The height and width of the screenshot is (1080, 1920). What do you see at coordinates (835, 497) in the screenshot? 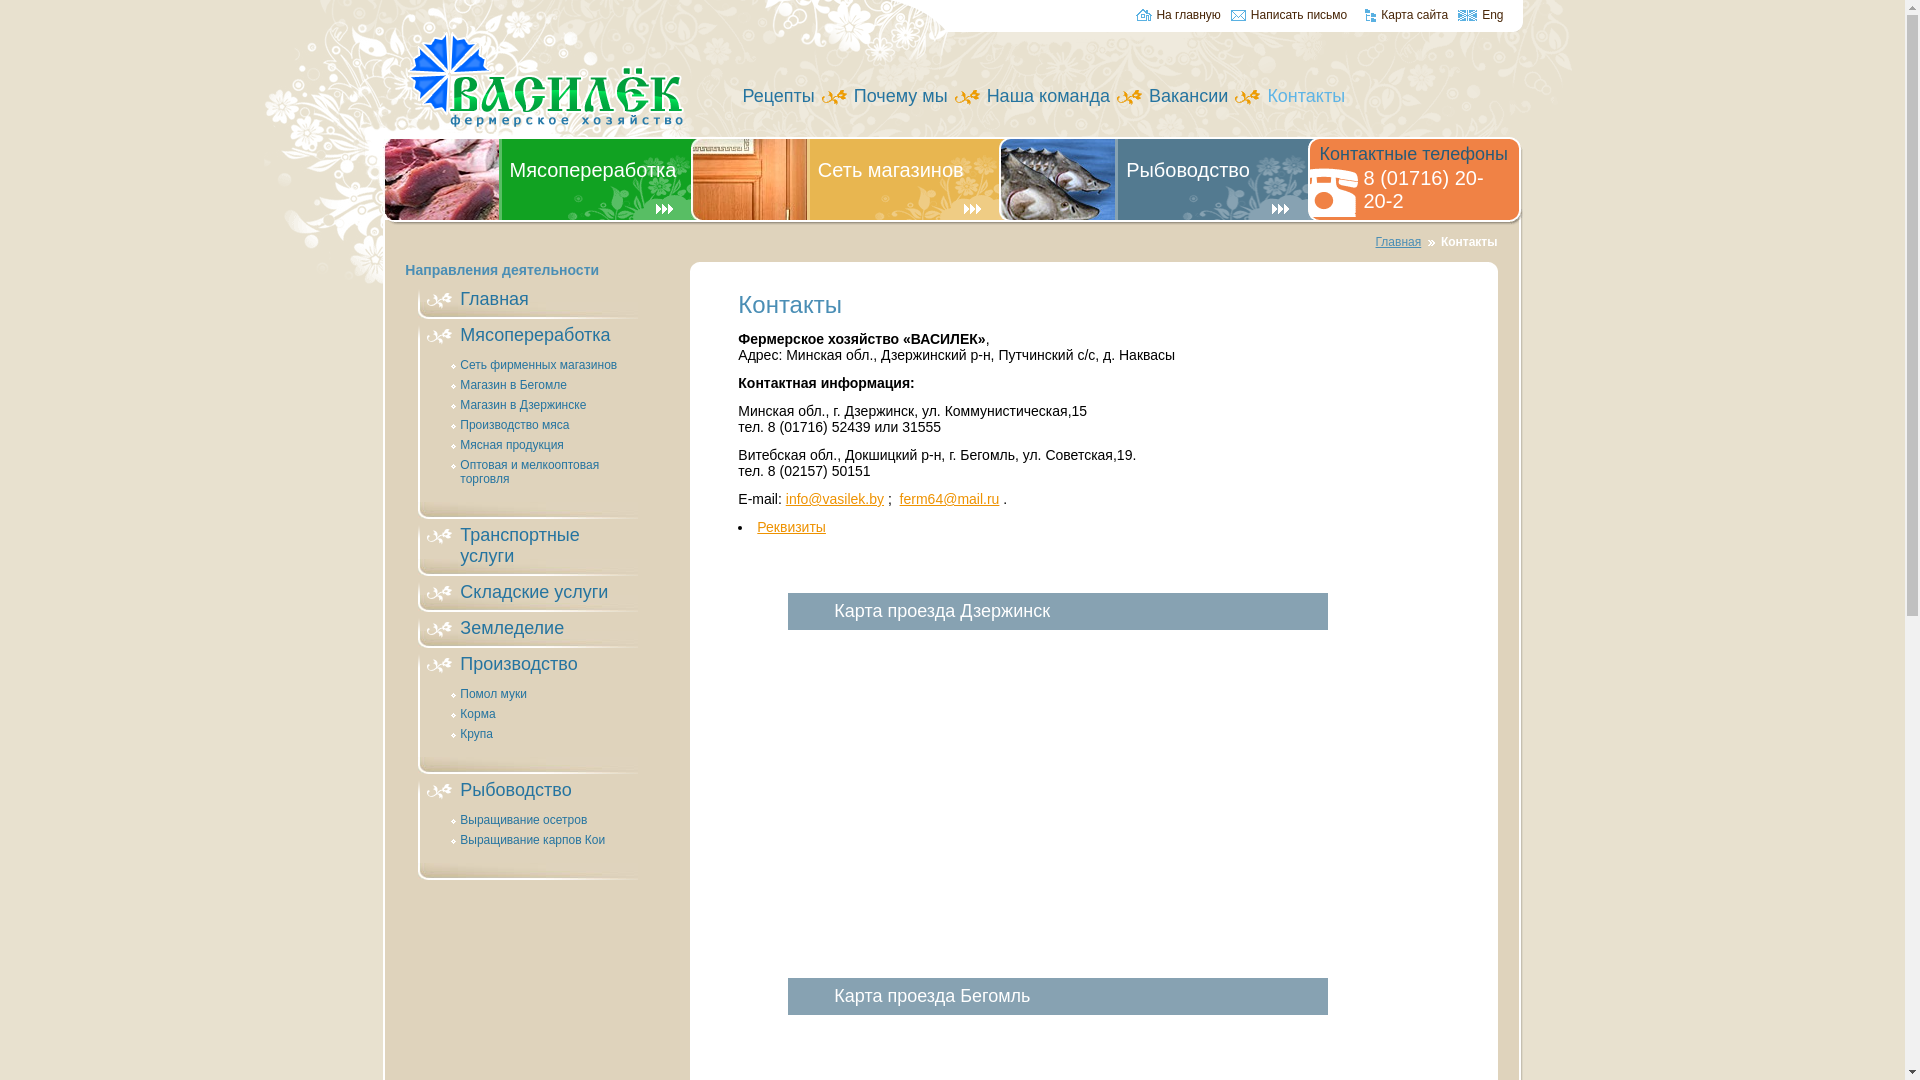
I see `'info@vasilek.by'` at bounding box center [835, 497].